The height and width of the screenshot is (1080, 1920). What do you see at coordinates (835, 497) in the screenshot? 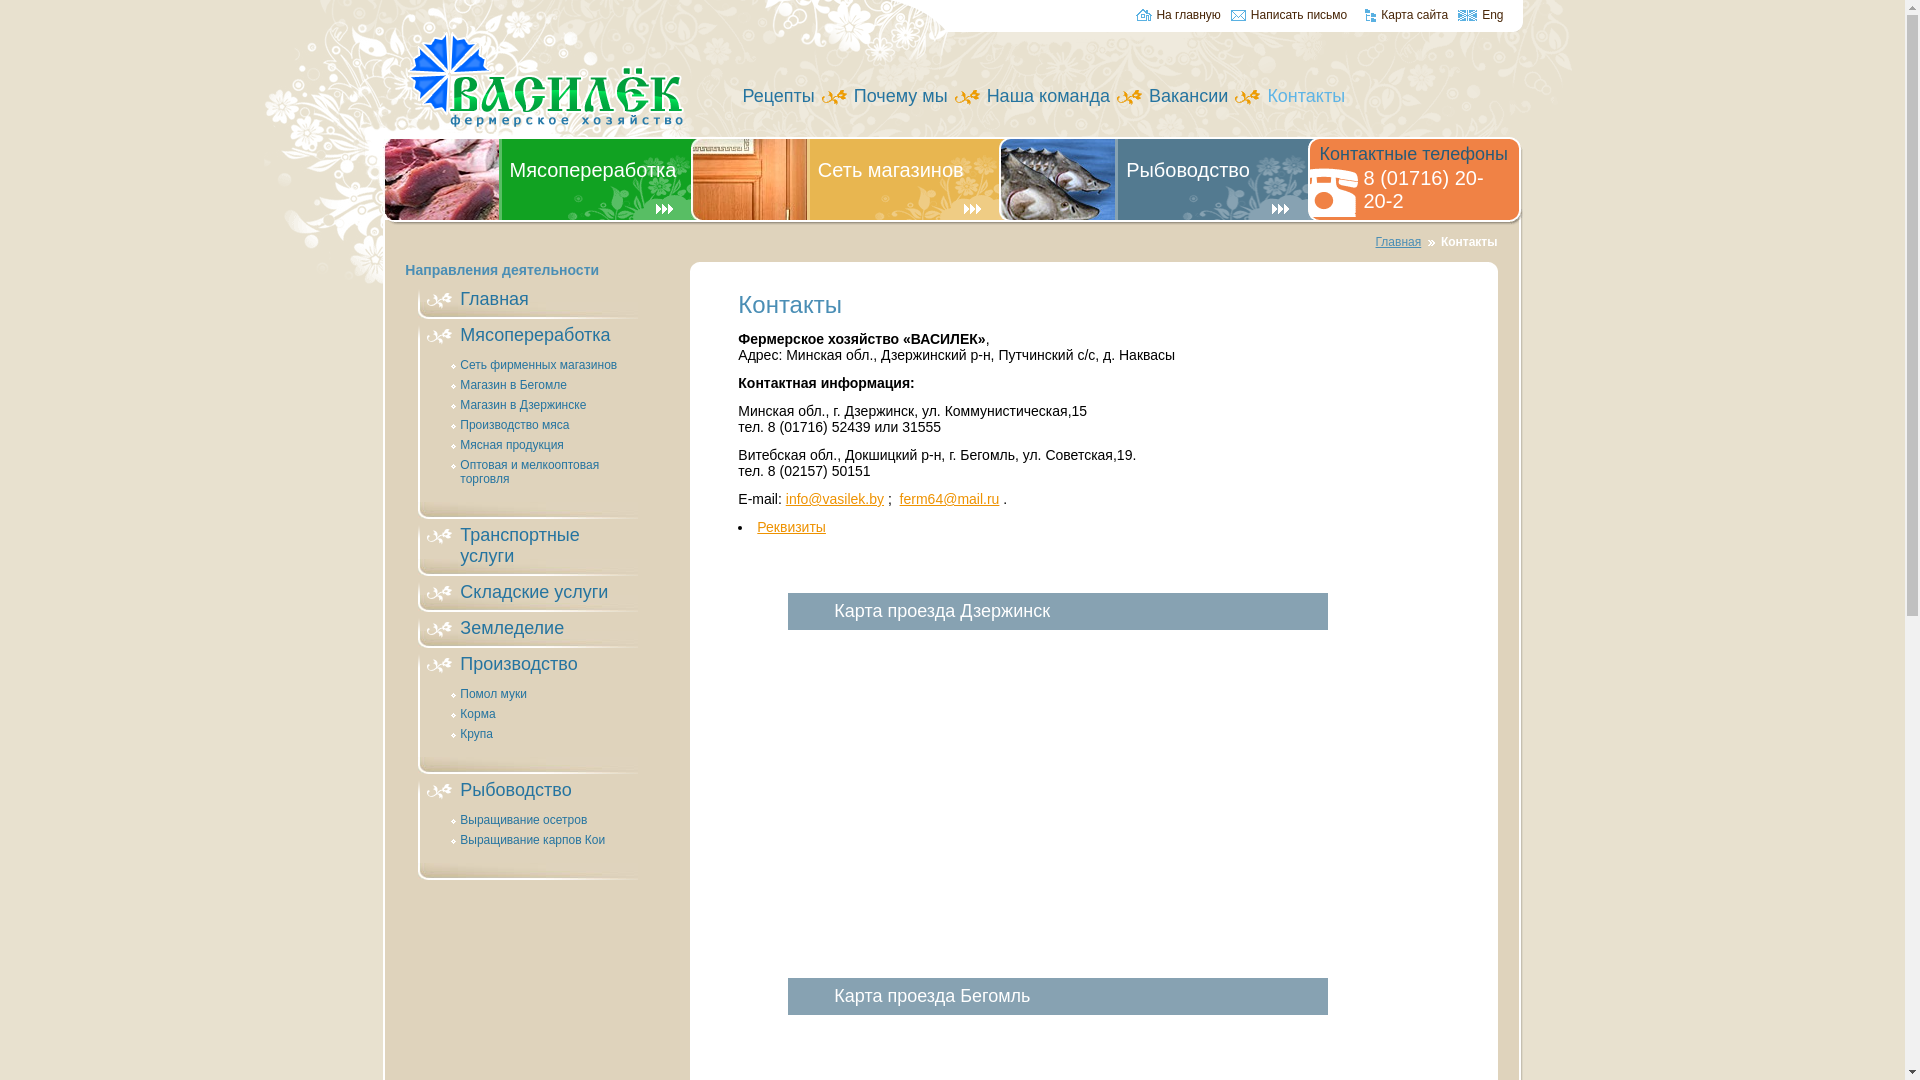
I see `'info@vasilek.by'` at bounding box center [835, 497].